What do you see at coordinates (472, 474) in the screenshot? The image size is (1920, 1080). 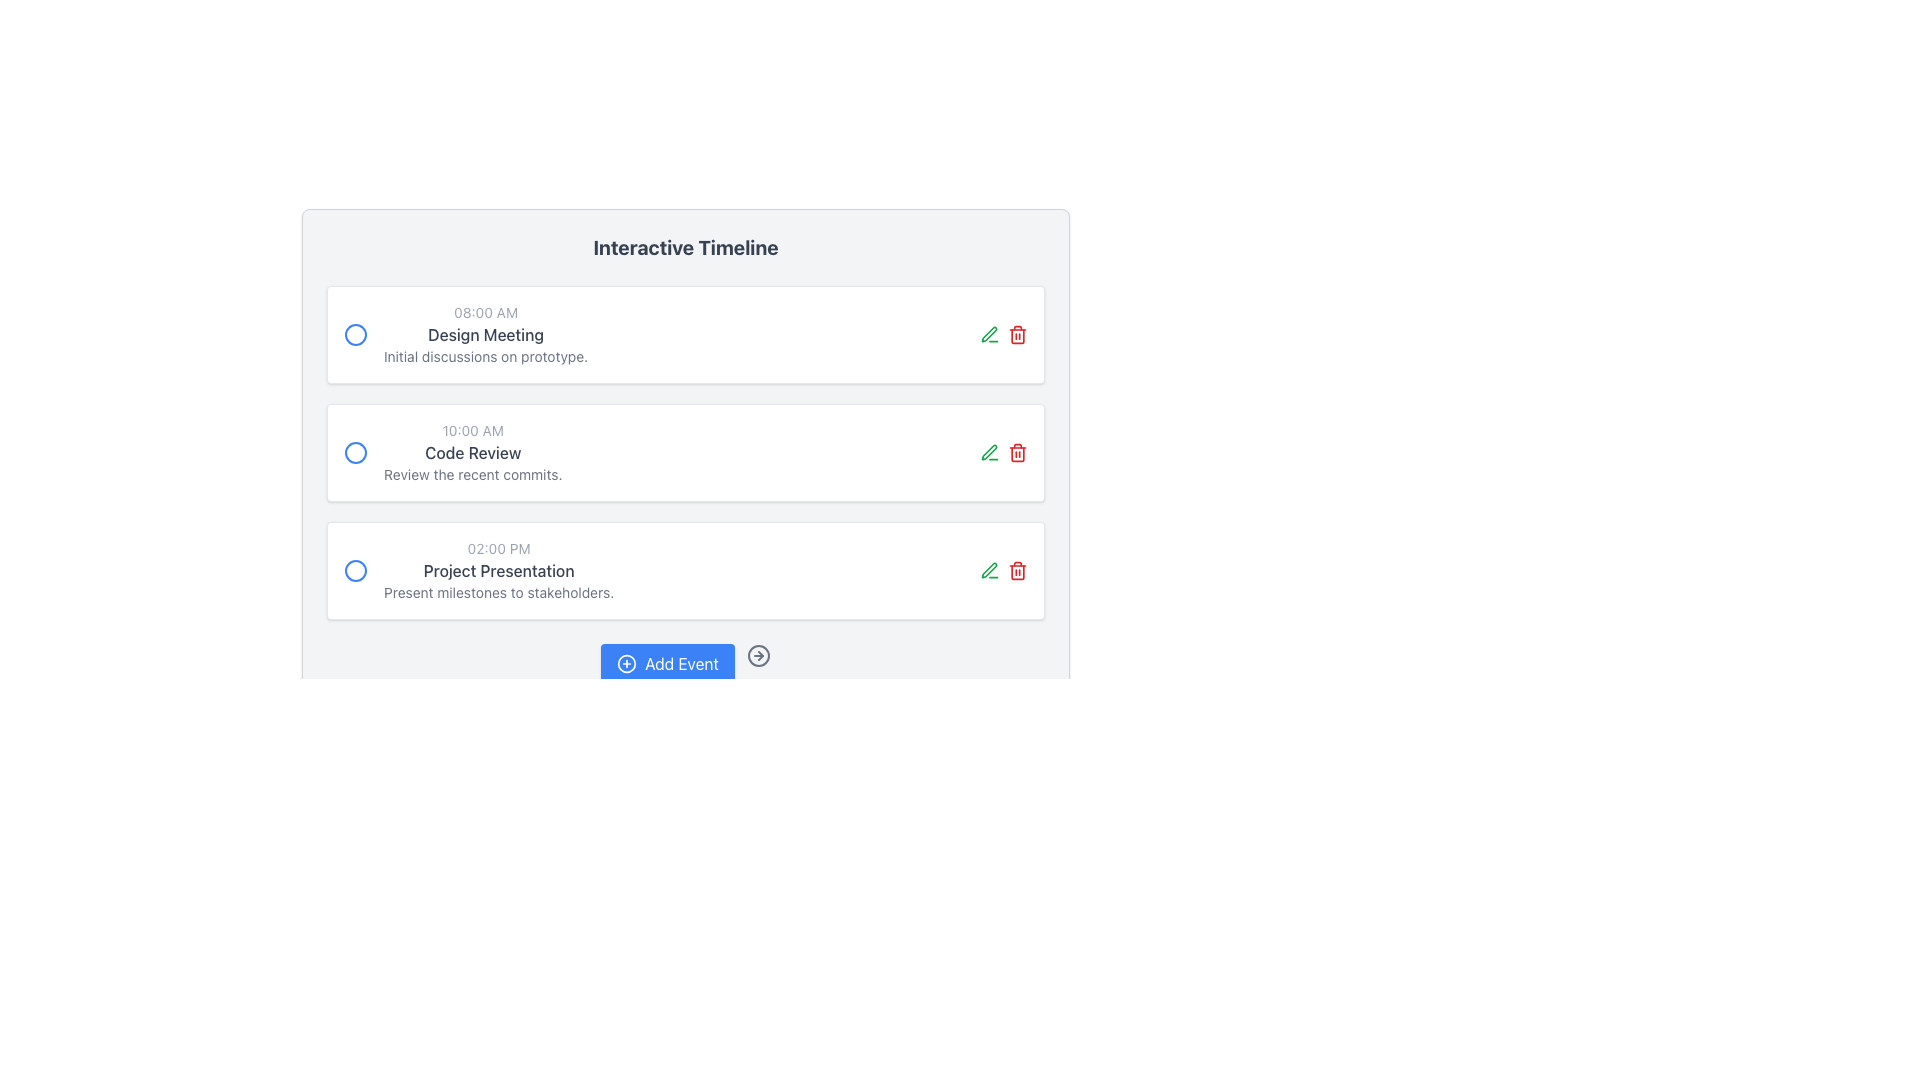 I see `the Text Label that provides a summary about the 'Code Review' event in the second event card of the timeline` at bounding box center [472, 474].